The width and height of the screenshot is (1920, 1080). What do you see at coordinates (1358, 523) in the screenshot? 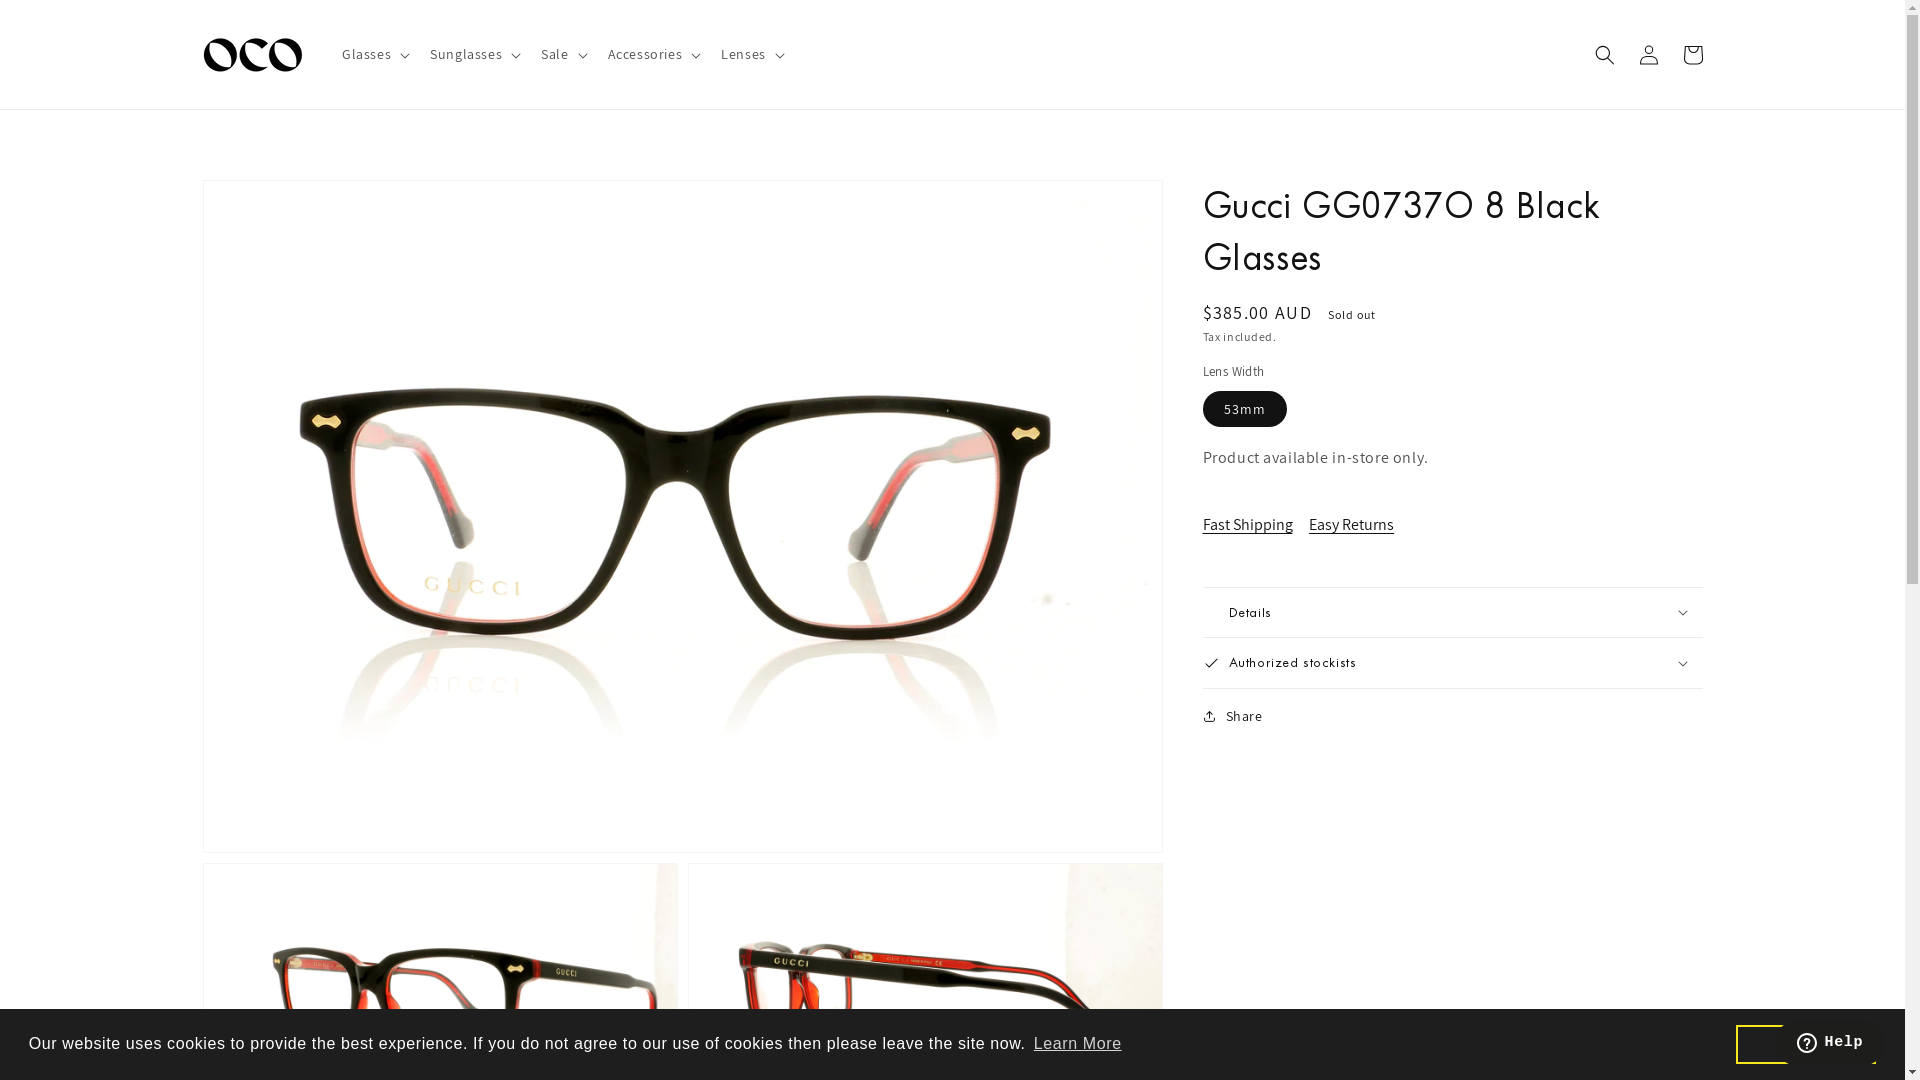
I see `'Easy Returns'` at bounding box center [1358, 523].